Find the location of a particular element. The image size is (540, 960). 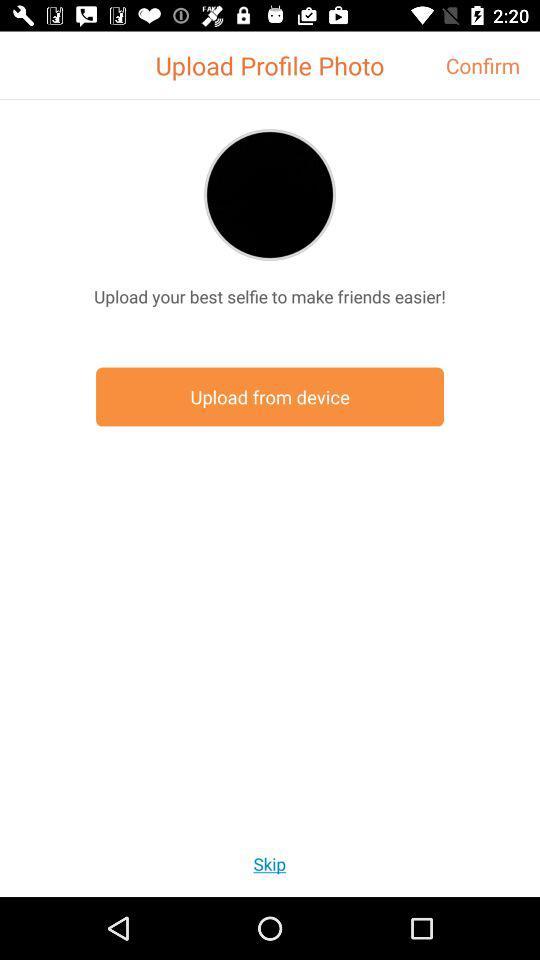

icon above upload your best is located at coordinates (270, 194).